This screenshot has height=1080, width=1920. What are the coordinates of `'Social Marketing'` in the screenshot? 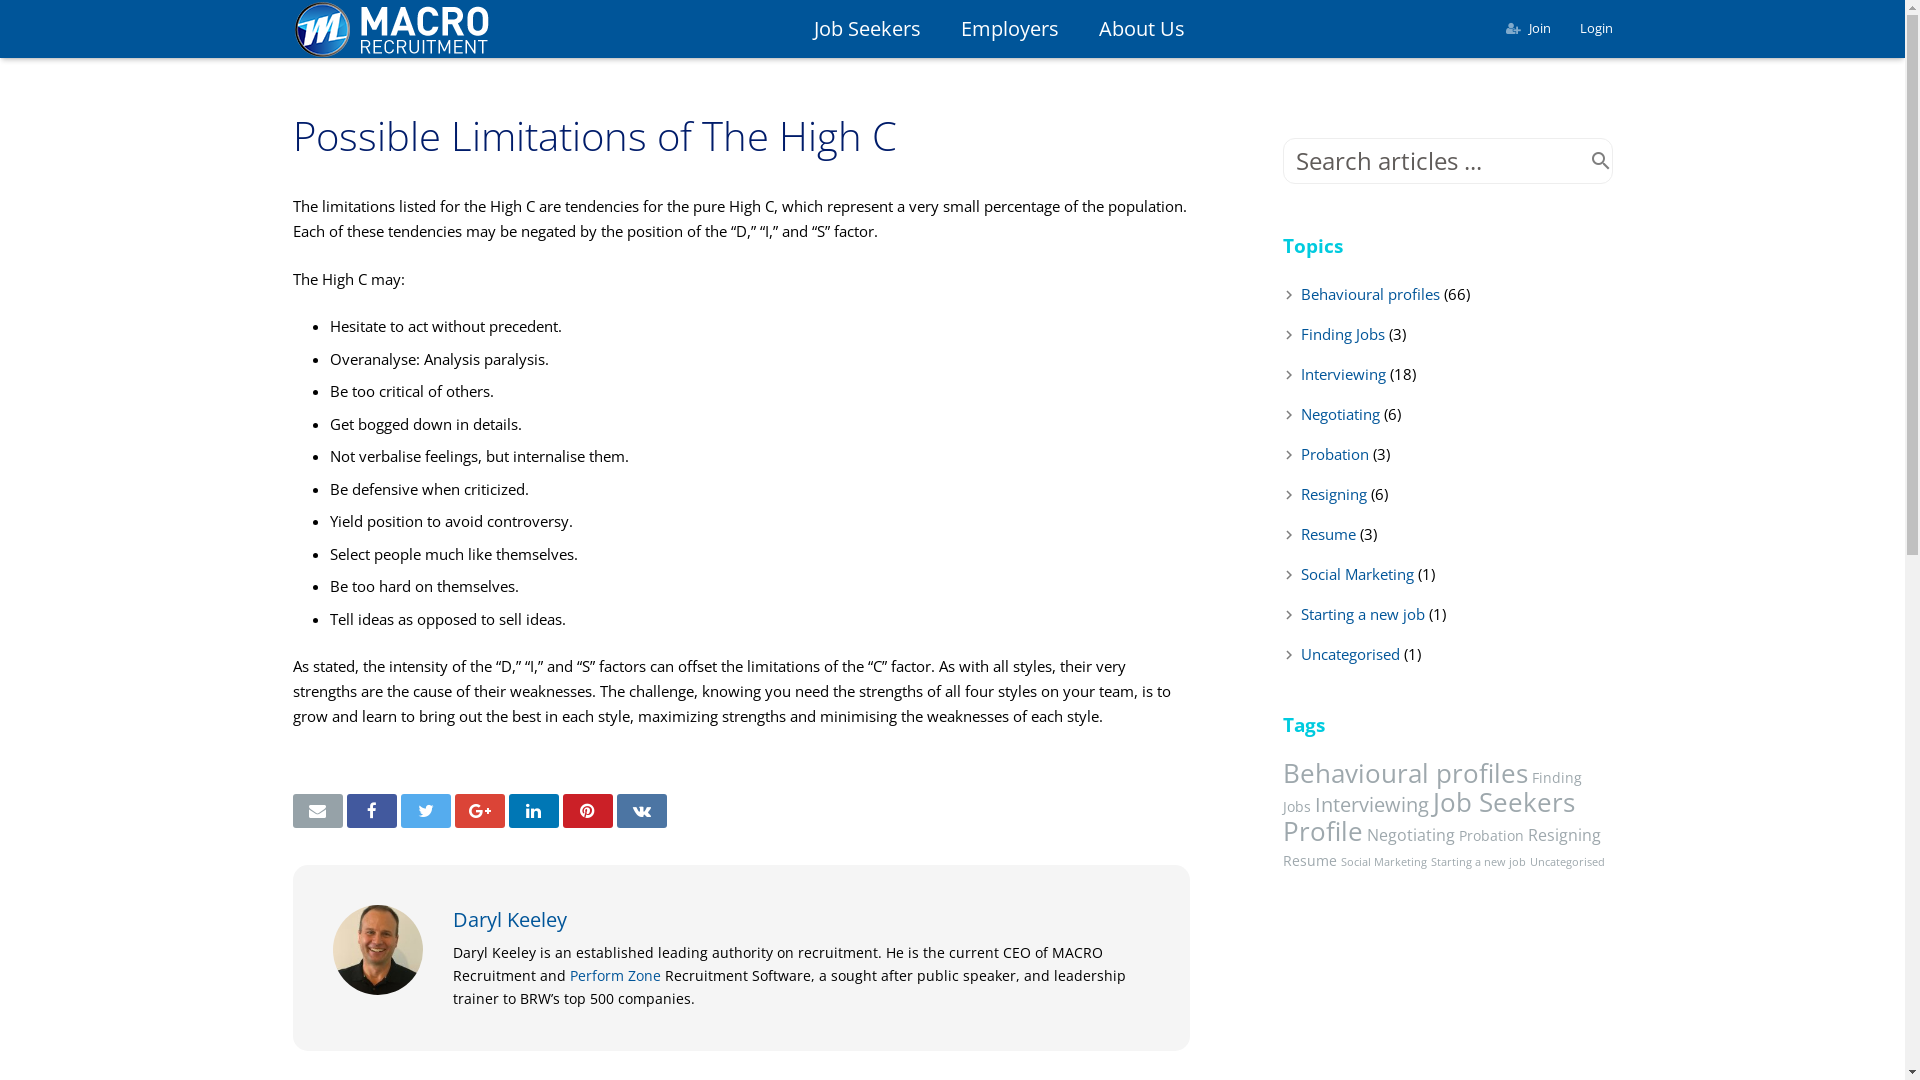 It's located at (1356, 574).